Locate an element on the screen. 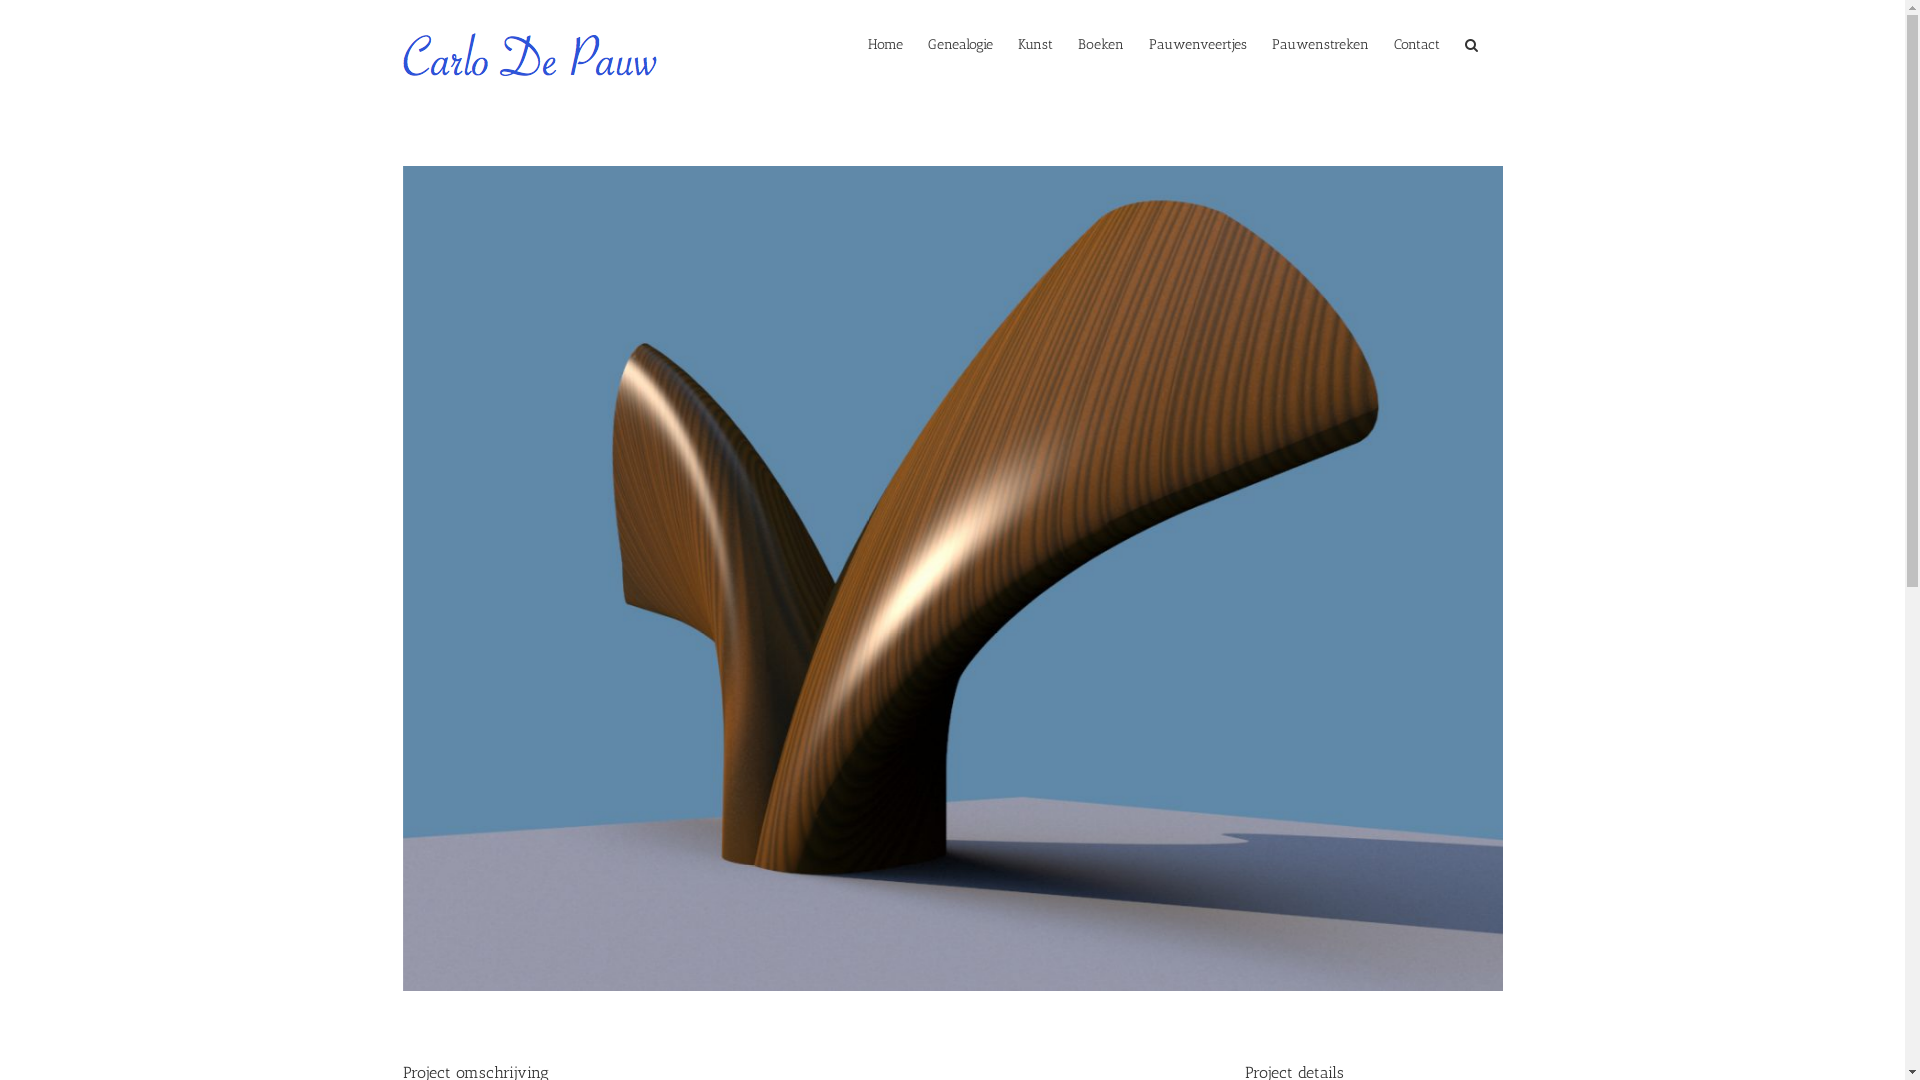 This screenshot has width=1920, height=1080. 'Pauwenstreken' is located at coordinates (1320, 42).